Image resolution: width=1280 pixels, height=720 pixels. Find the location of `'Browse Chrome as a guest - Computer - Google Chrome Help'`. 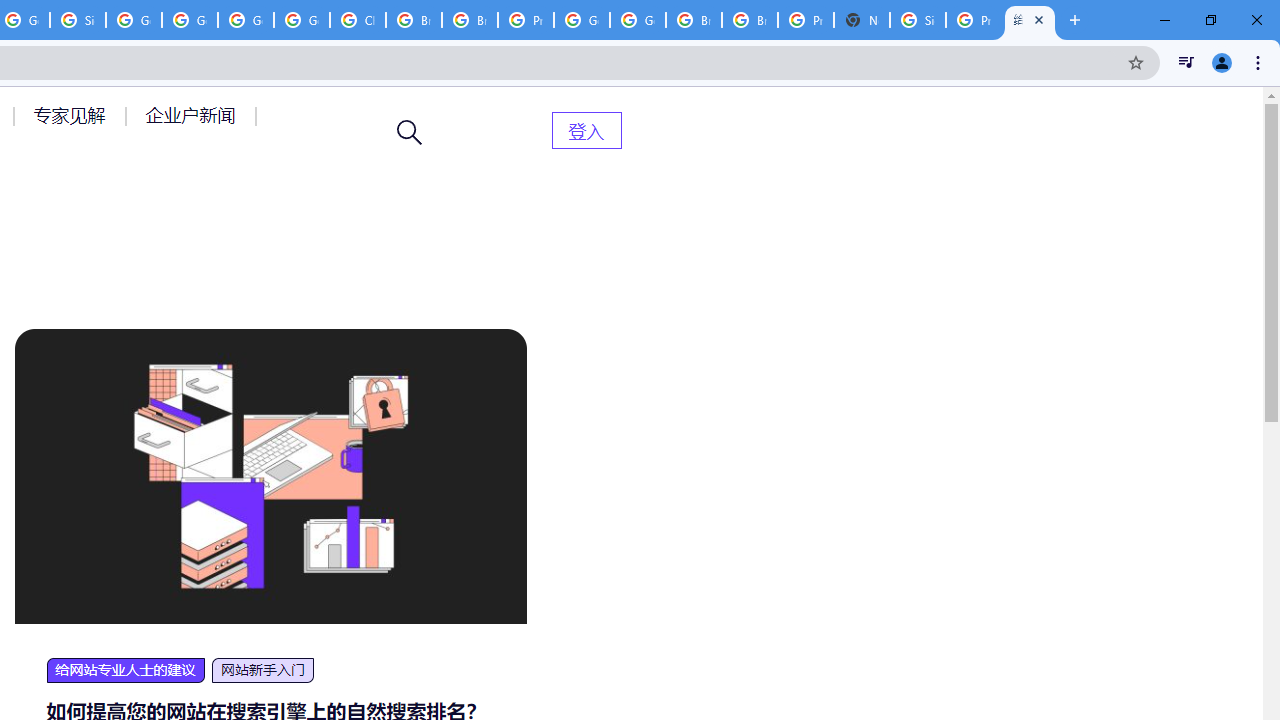

'Browse Chrome as a guest - Computer - Google Chrome Help' is located at coordinates (413, 20).